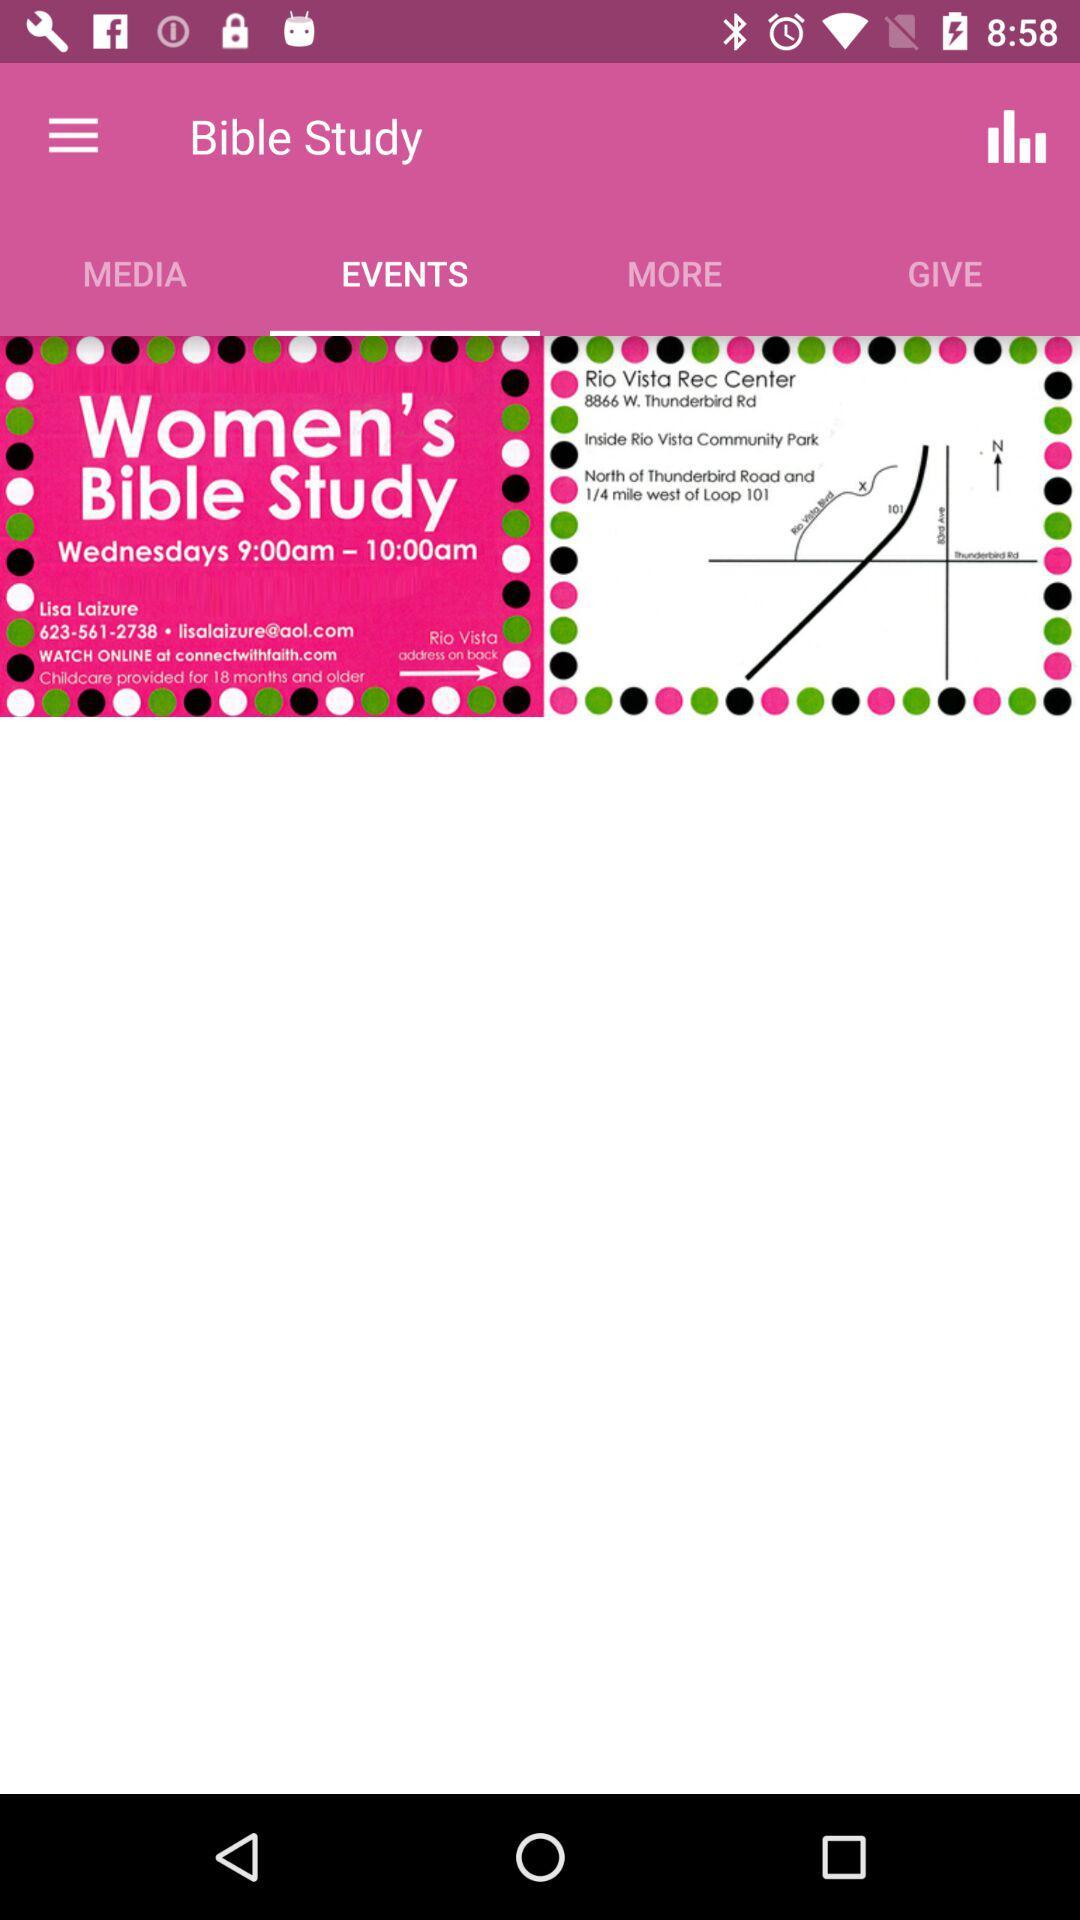 The height and width of the screenshot is (1920, 1080). What do you see at coordinates (72, 135) in the screenshot?
I see `the item to the left of the bible study icon` at bounding box center [72, 135].